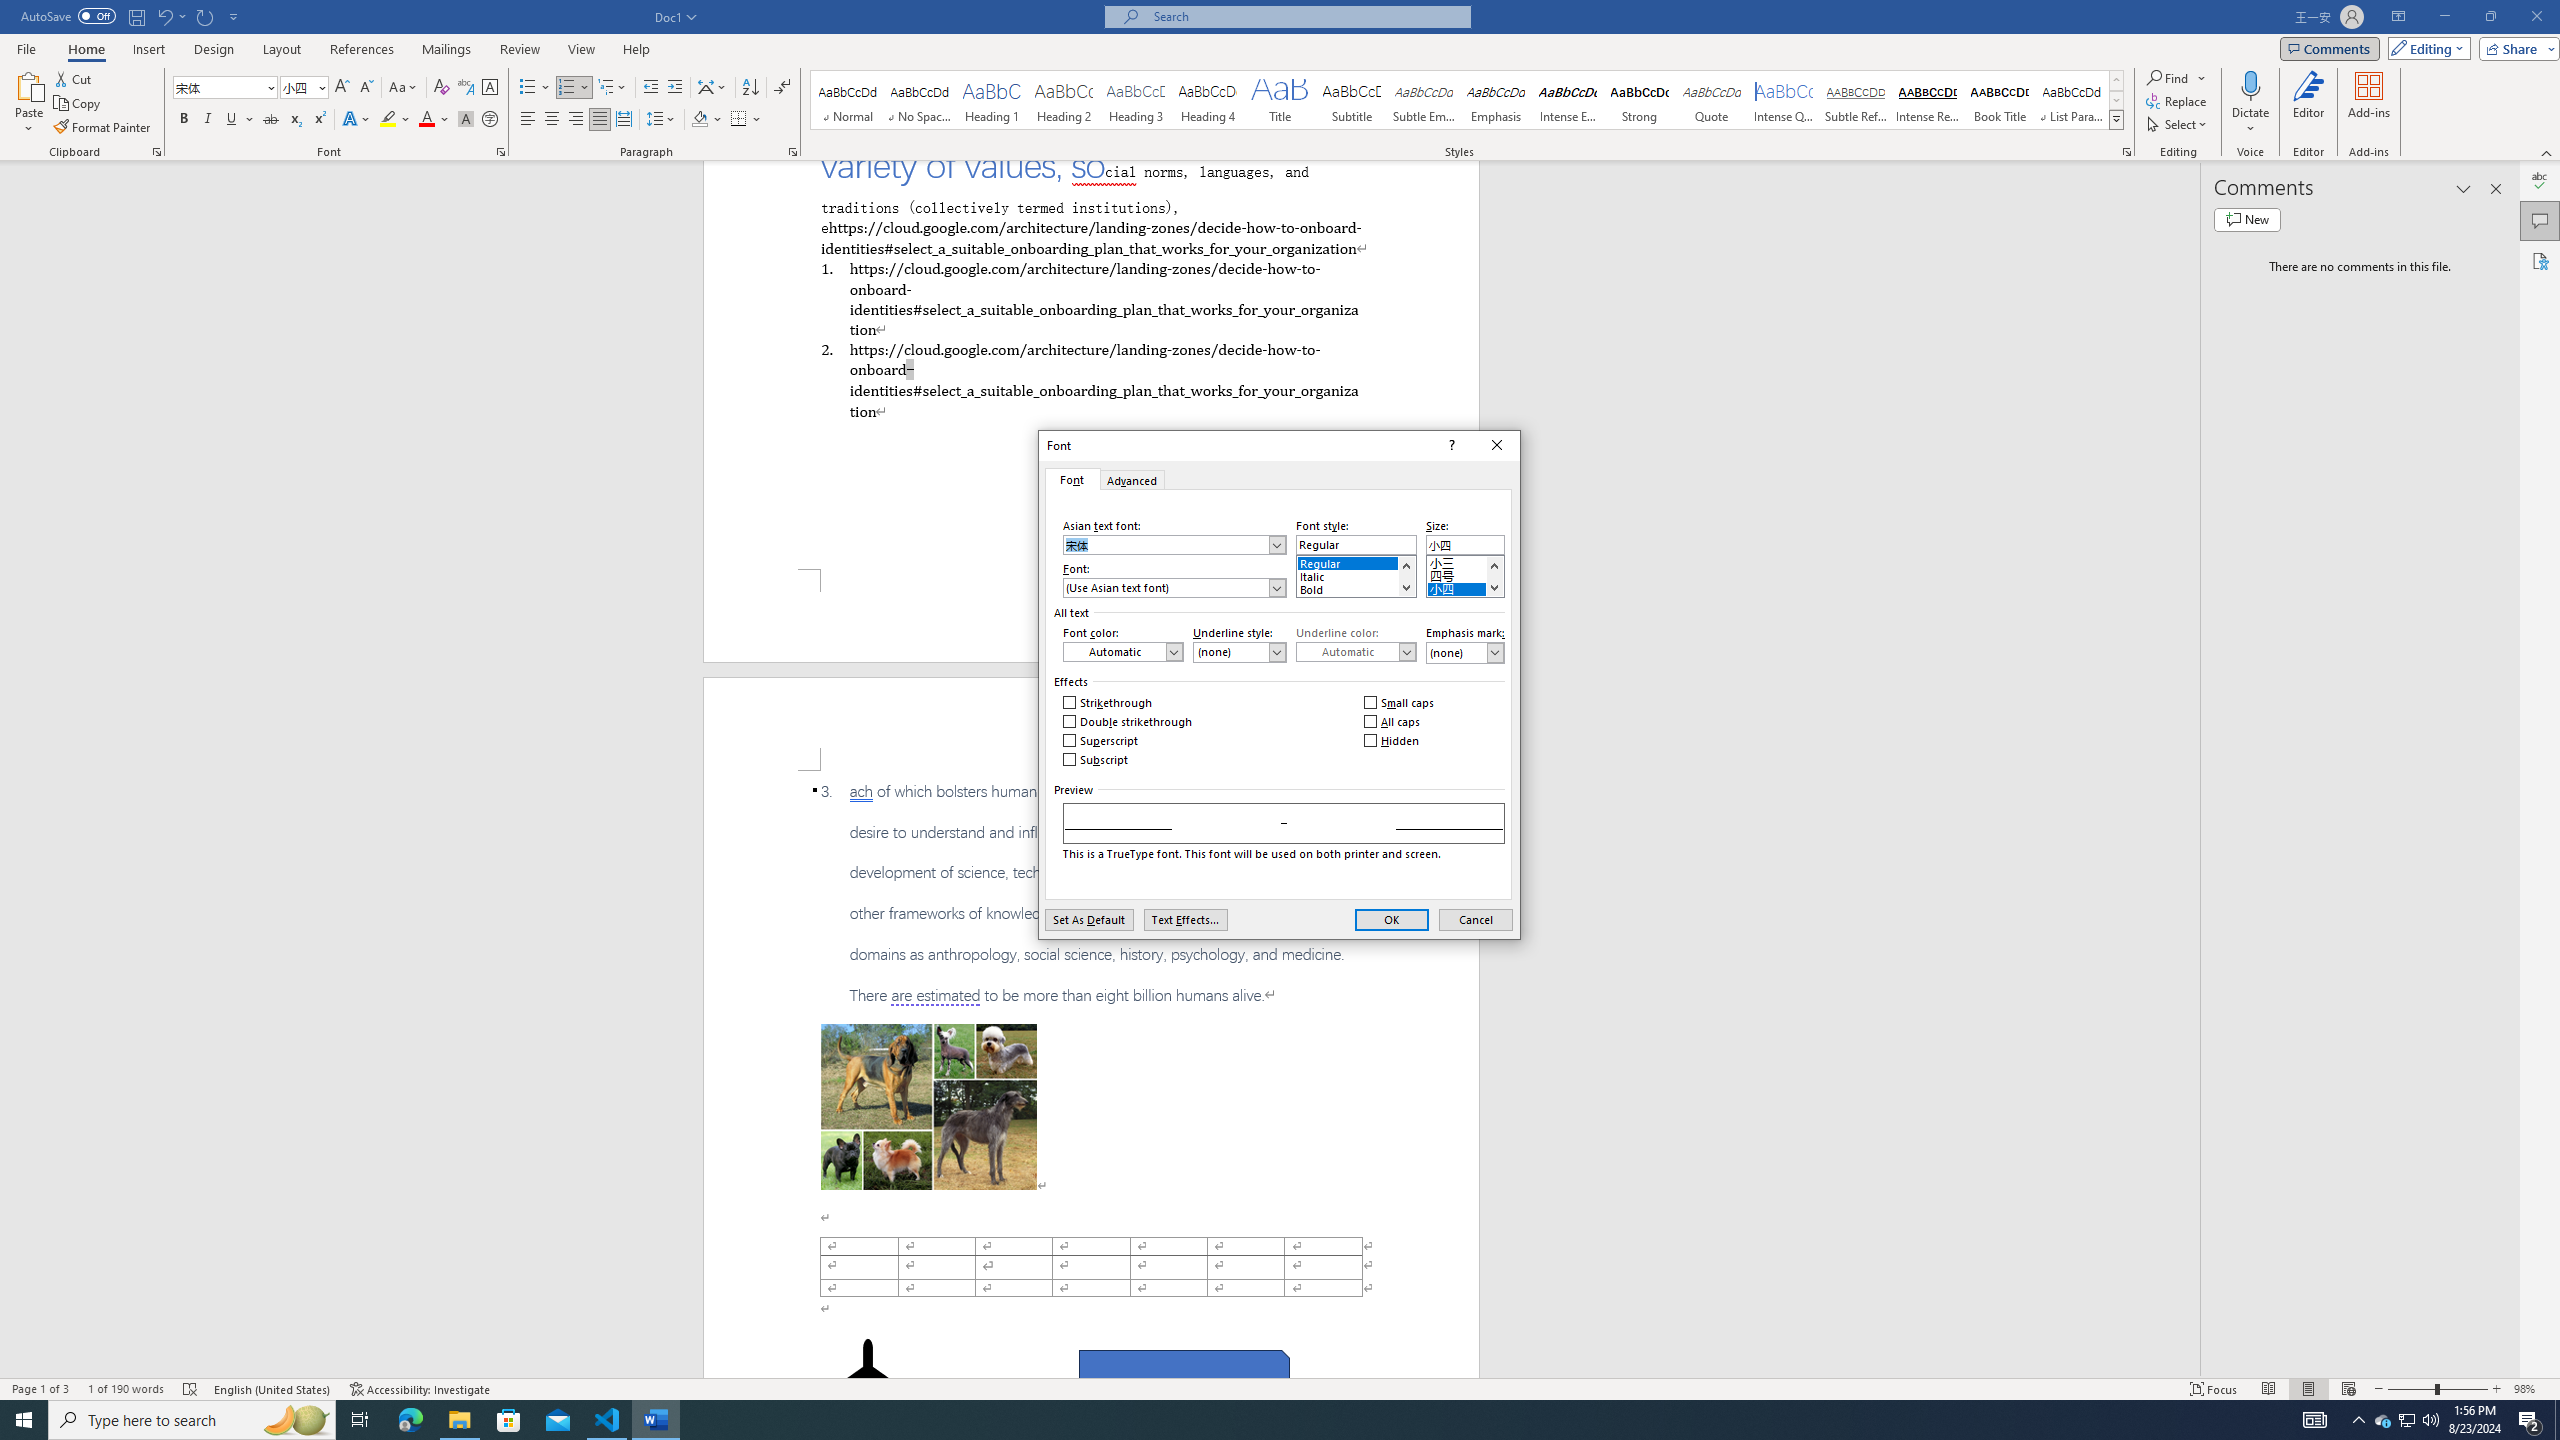 The width and height of the screenshot is (2560, 1440). Describe the element at coordinates (464, 87) in the screenshot. I see `'Phonetic Guide...'` at that location.